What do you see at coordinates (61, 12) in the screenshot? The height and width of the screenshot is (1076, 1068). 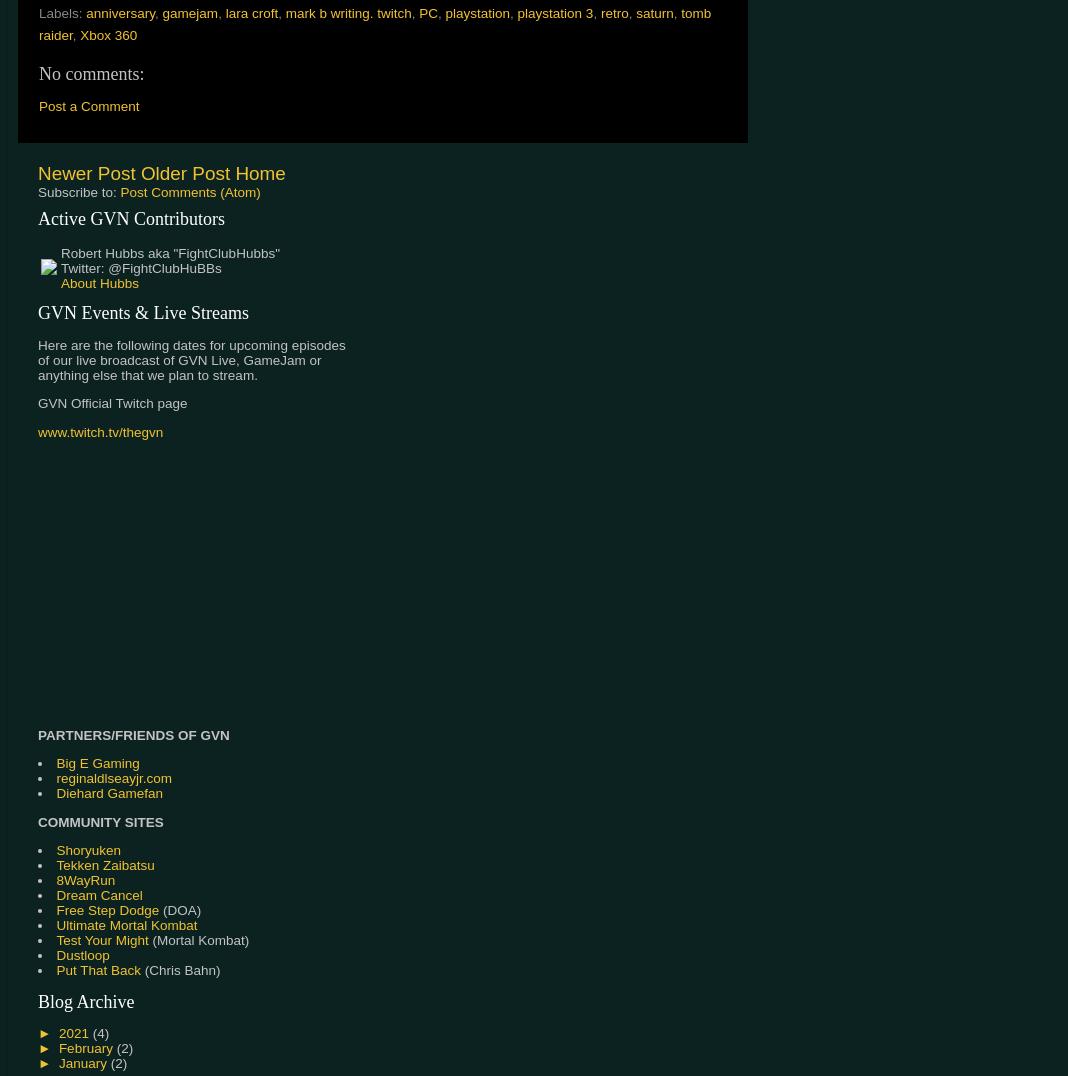 I see `'Labels:'` at bounding box center [61, 12].